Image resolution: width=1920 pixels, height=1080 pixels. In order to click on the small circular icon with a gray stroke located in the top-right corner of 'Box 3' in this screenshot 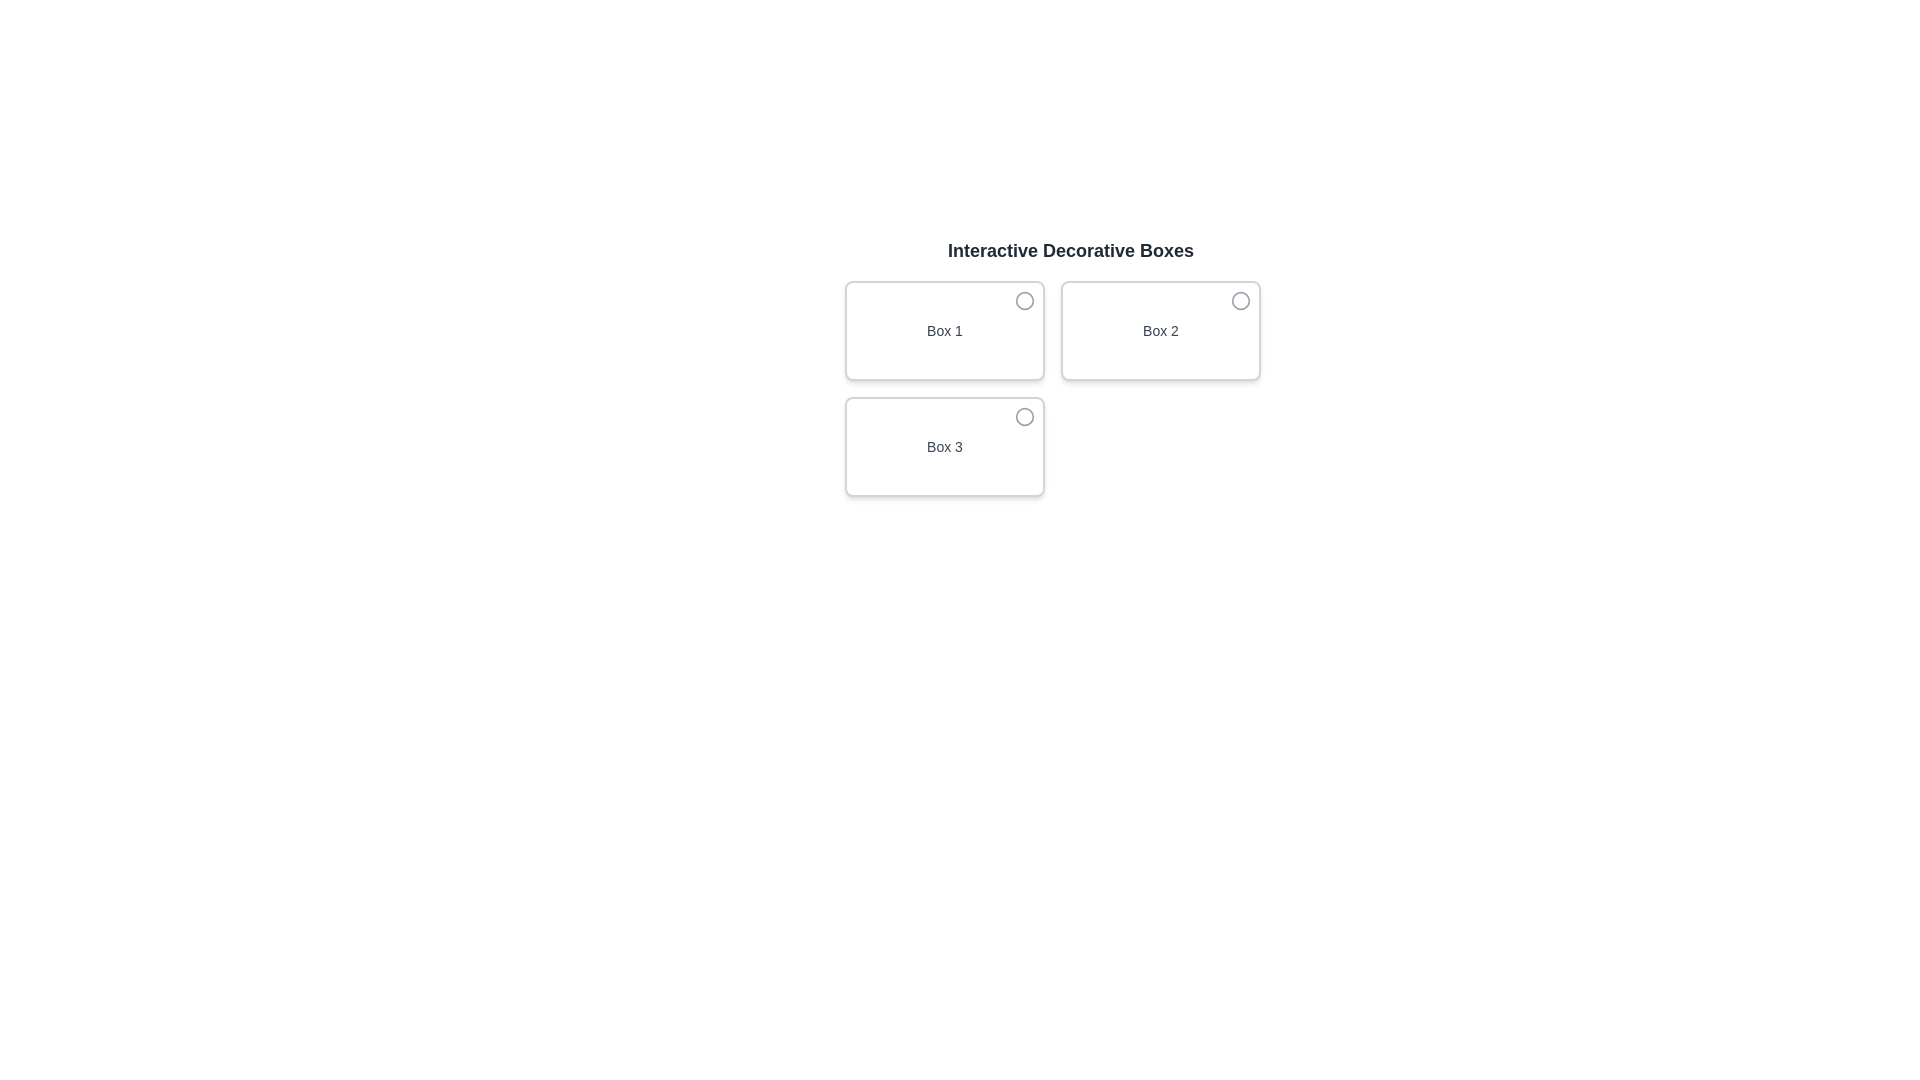, I will do `click(1025, 415)`.